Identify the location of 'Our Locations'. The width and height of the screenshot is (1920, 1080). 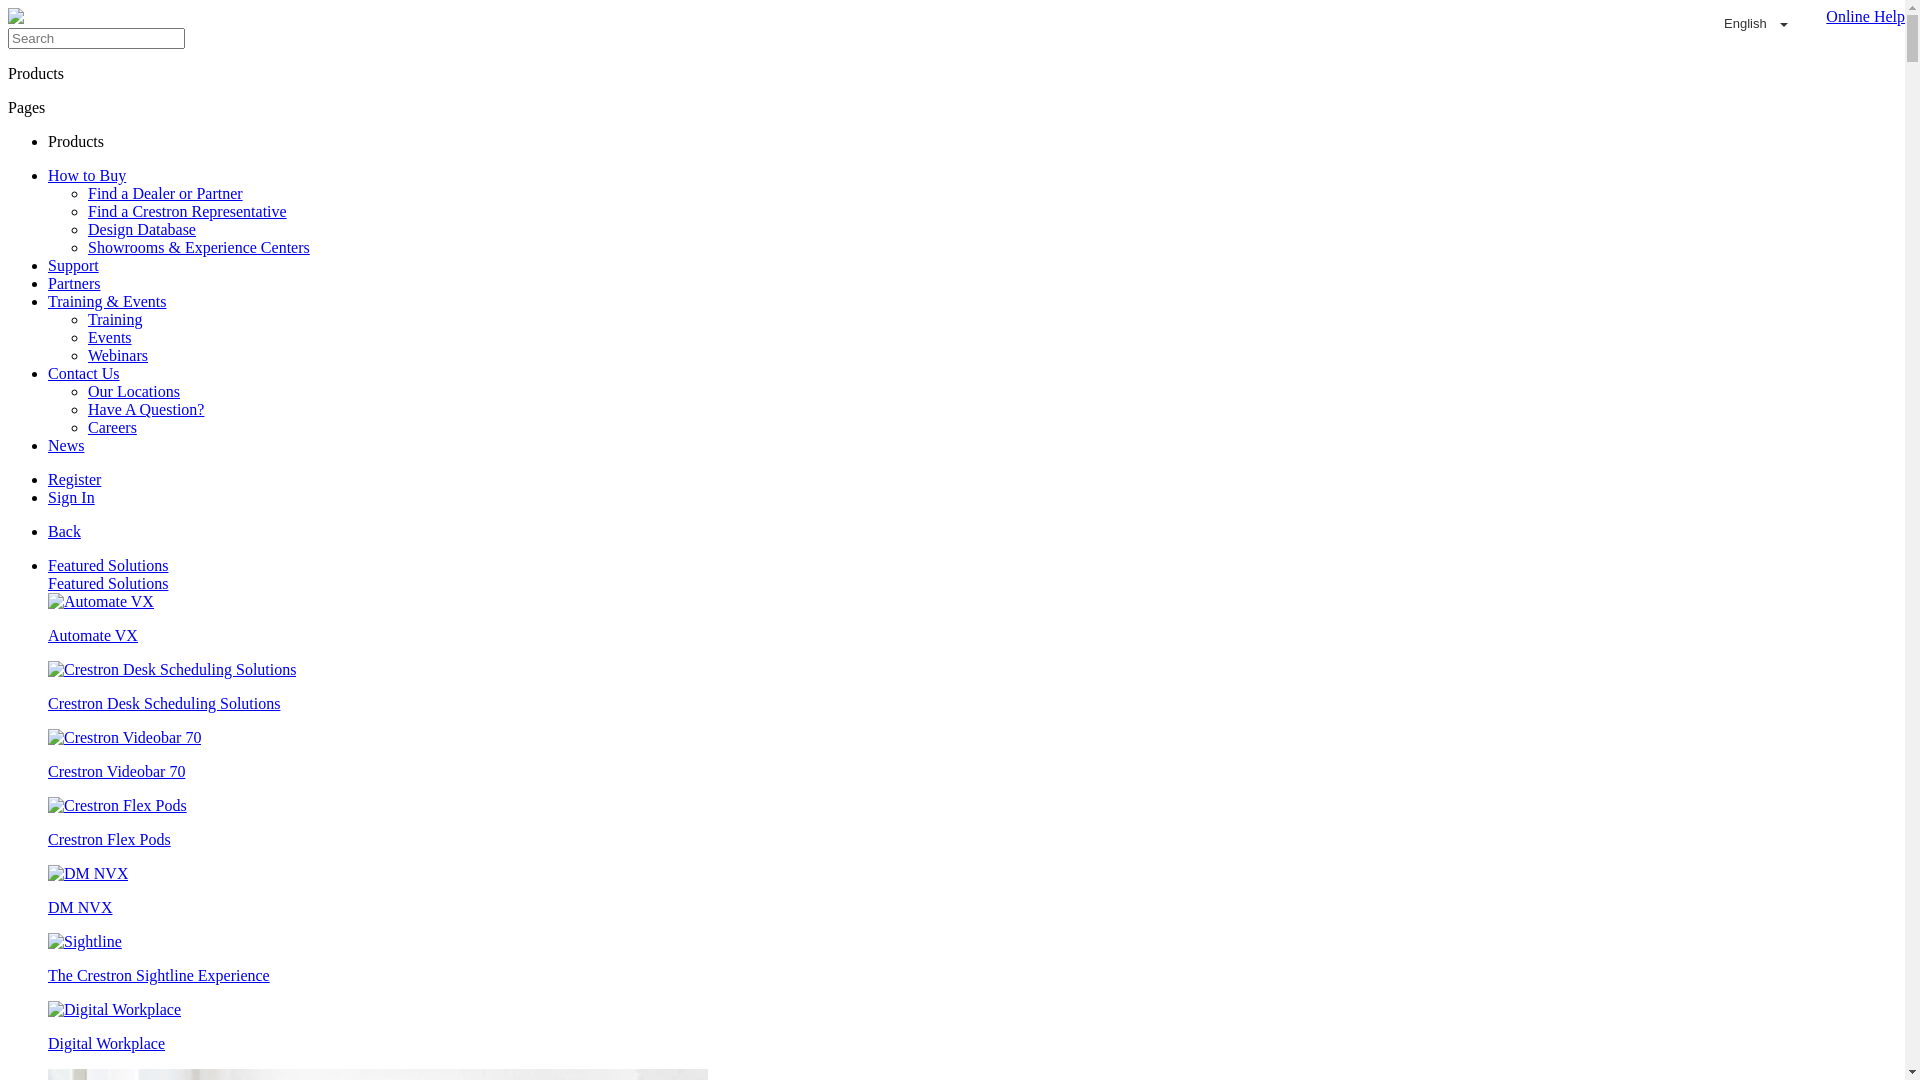
(133, 391).